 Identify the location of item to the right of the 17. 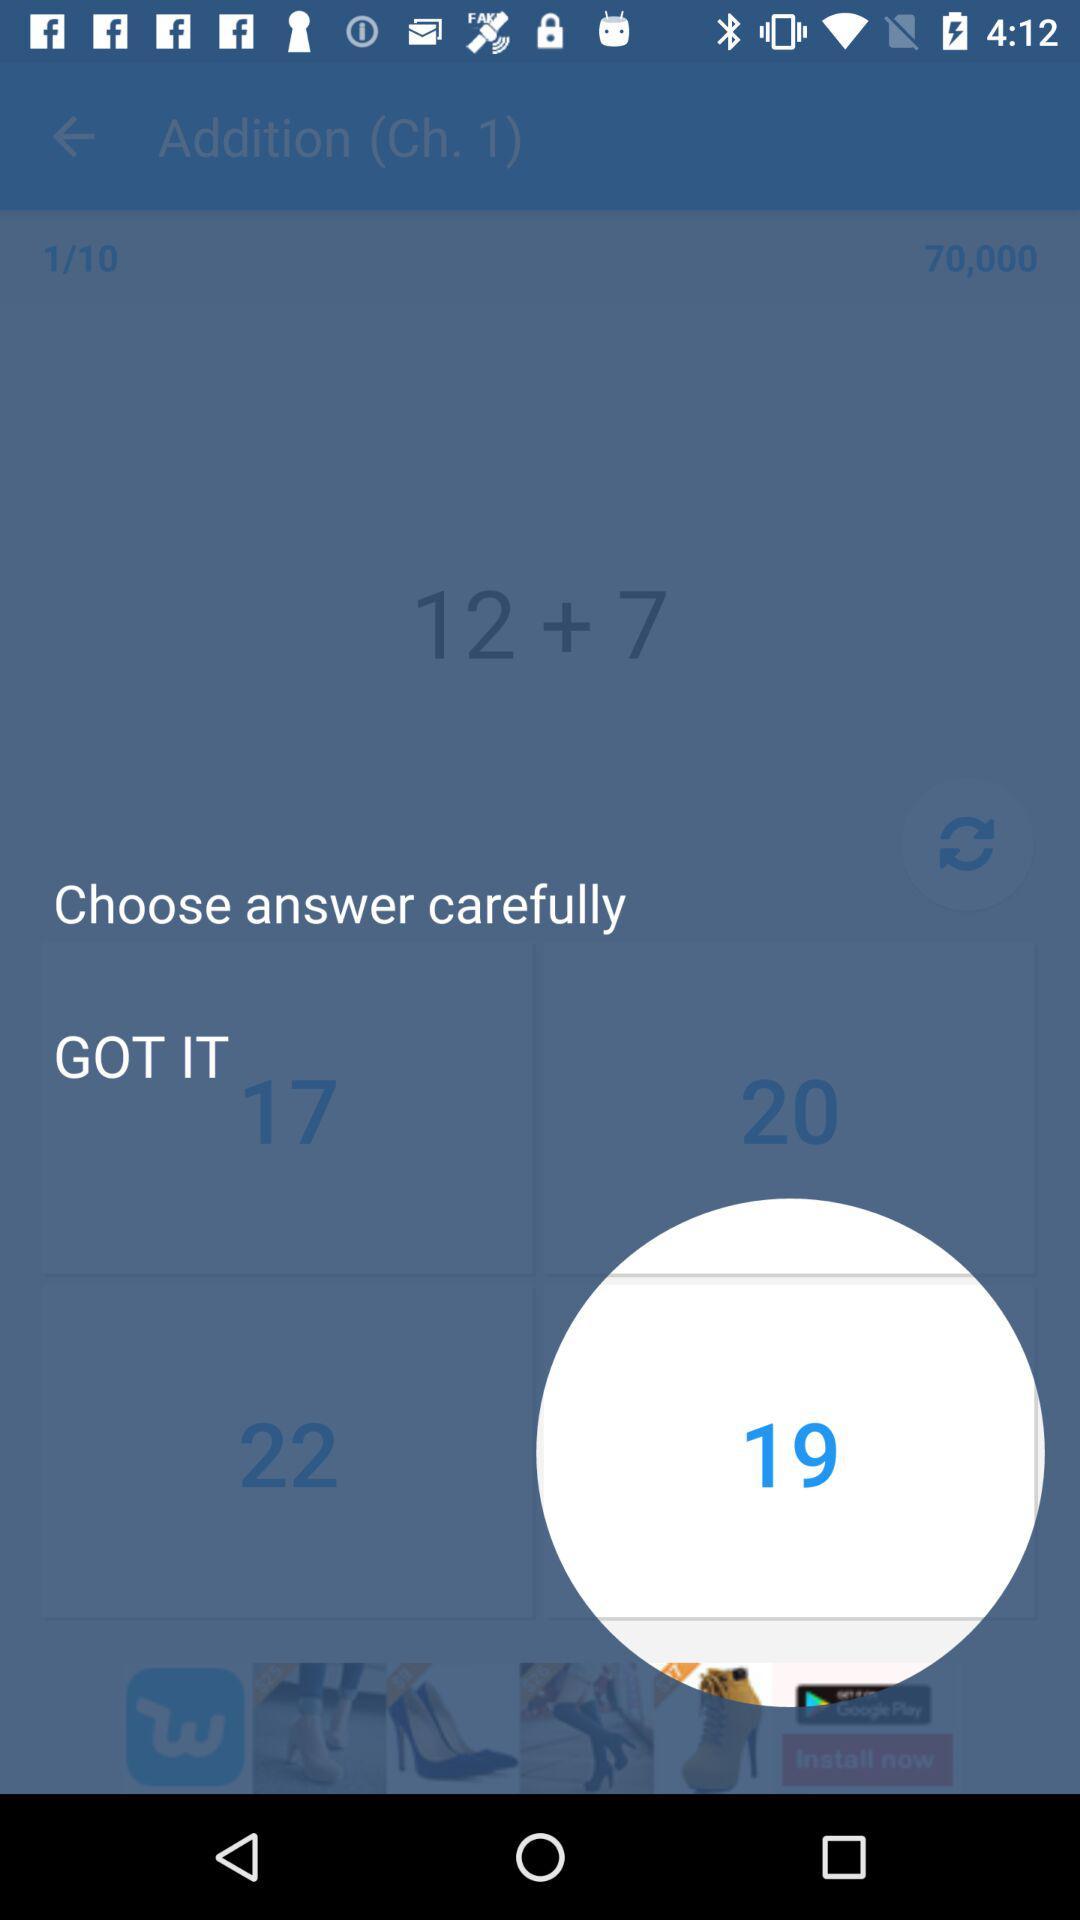
(789, 1108).